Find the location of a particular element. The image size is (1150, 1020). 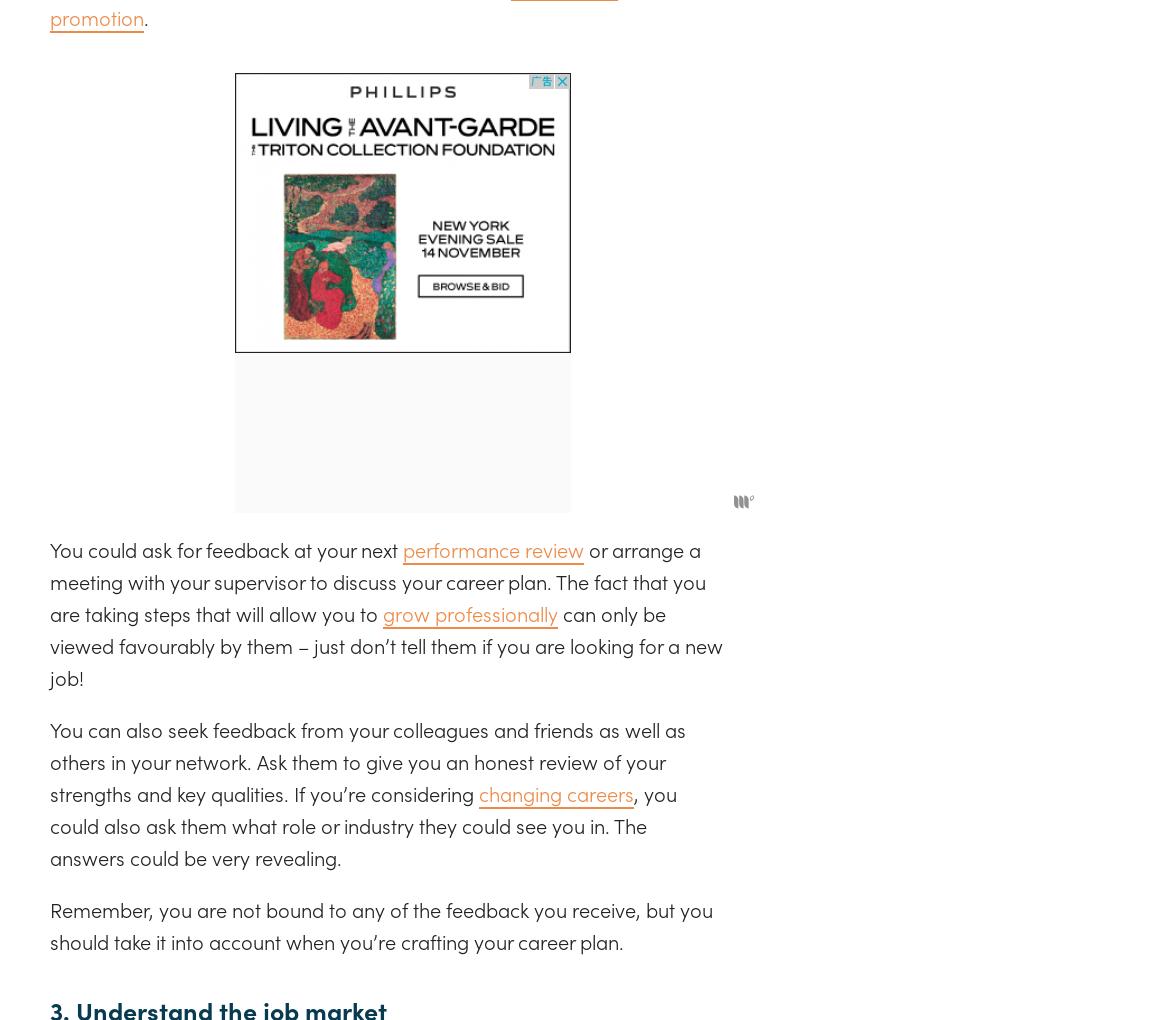

'Remember, you are not bound to any of the feedback you receive, but you should take it into account when you’re crafting your career plan.' is located at coordinates (381, 925).